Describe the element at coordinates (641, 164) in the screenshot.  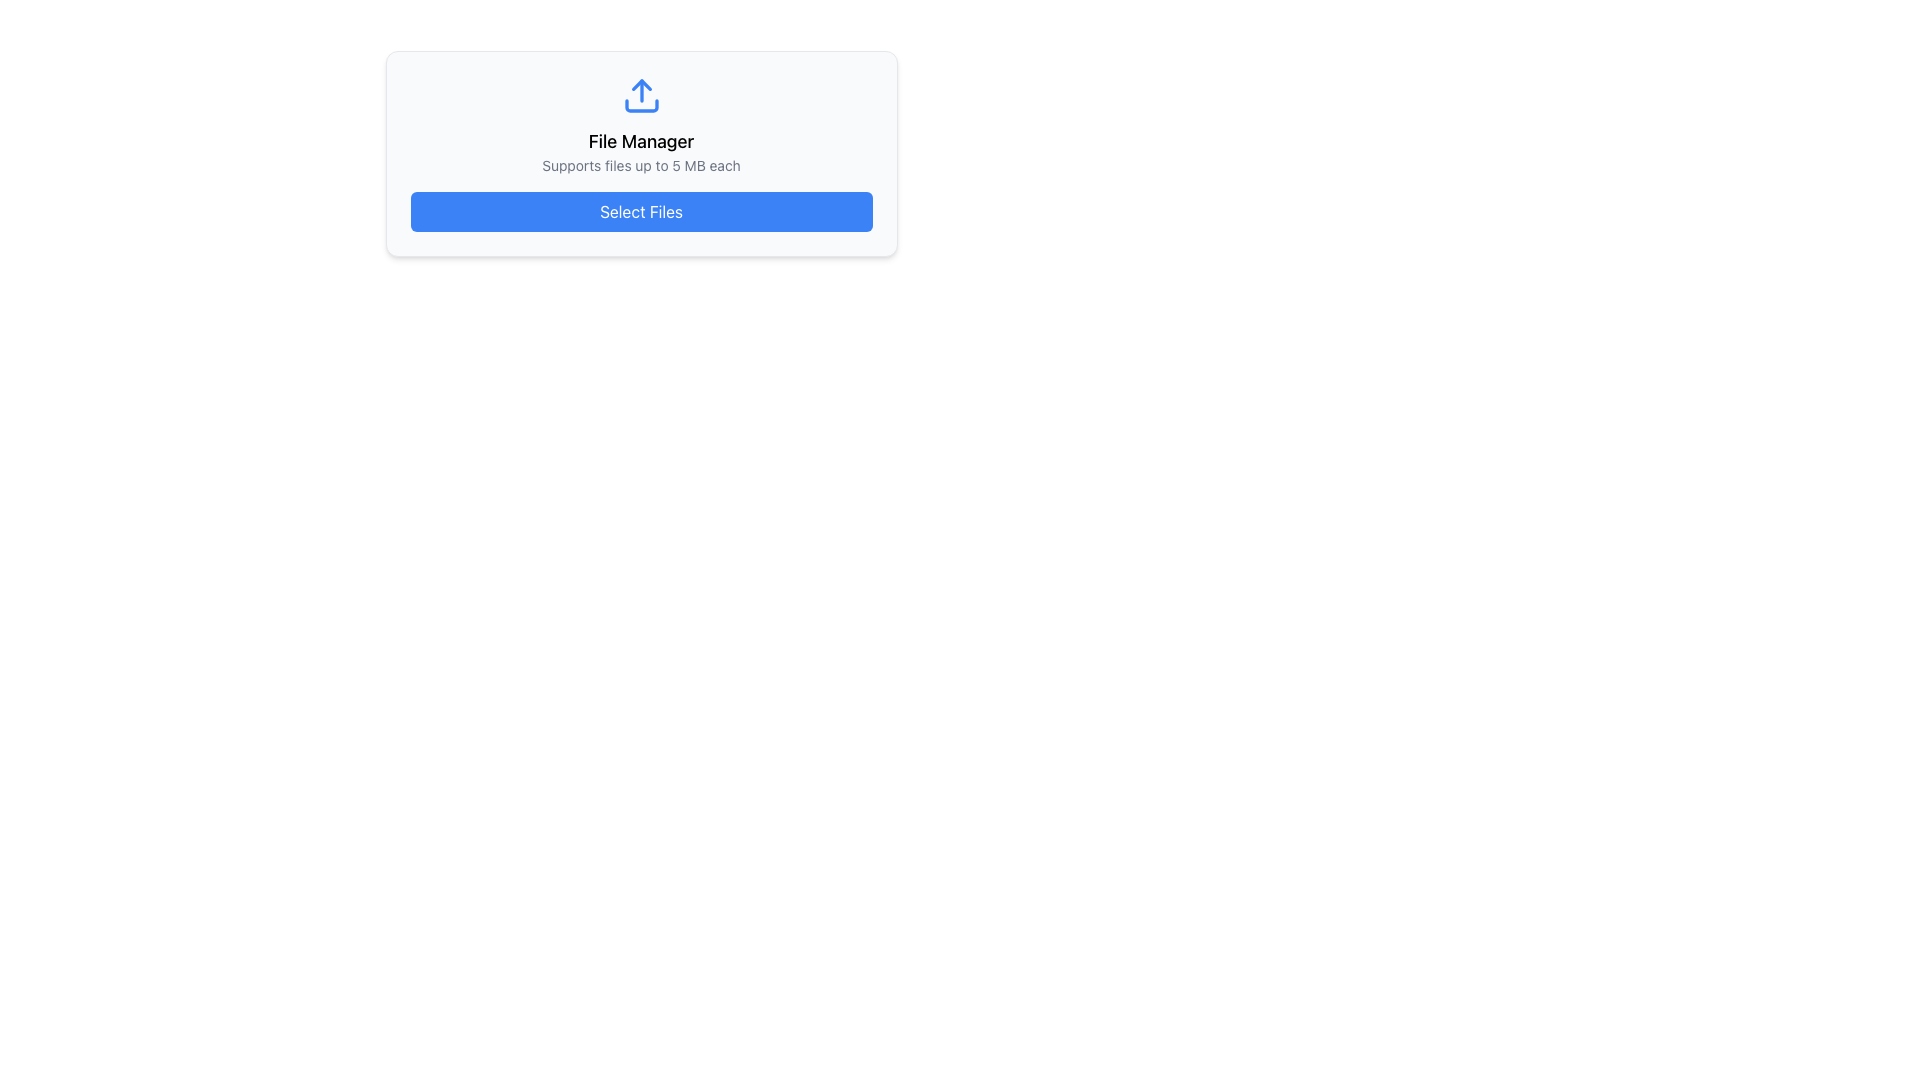
I see `the text label that says 'Supports files up to 5 MB each', which is located below the 'File Manager' label and above the 'Select Files' button` at that location.